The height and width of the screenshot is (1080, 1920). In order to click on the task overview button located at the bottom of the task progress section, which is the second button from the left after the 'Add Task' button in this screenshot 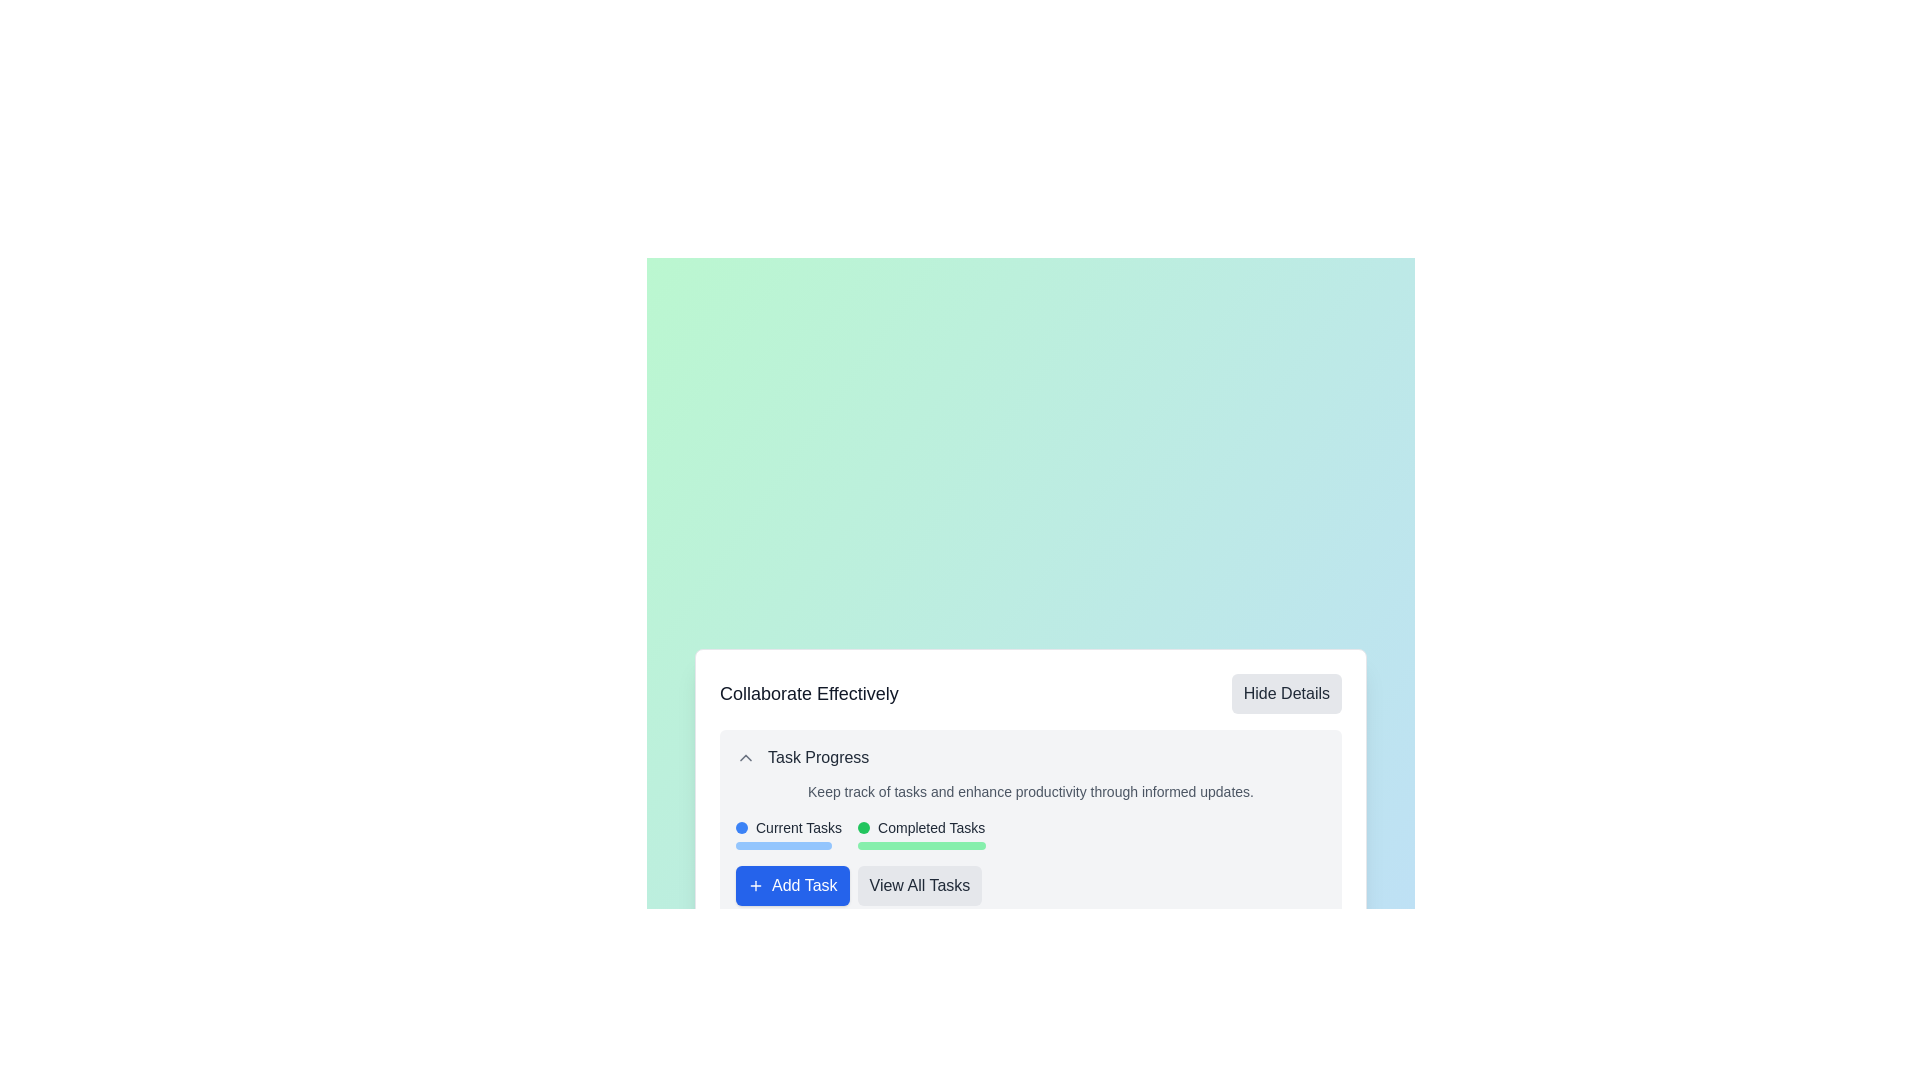, I will do `click(918, 885)`.